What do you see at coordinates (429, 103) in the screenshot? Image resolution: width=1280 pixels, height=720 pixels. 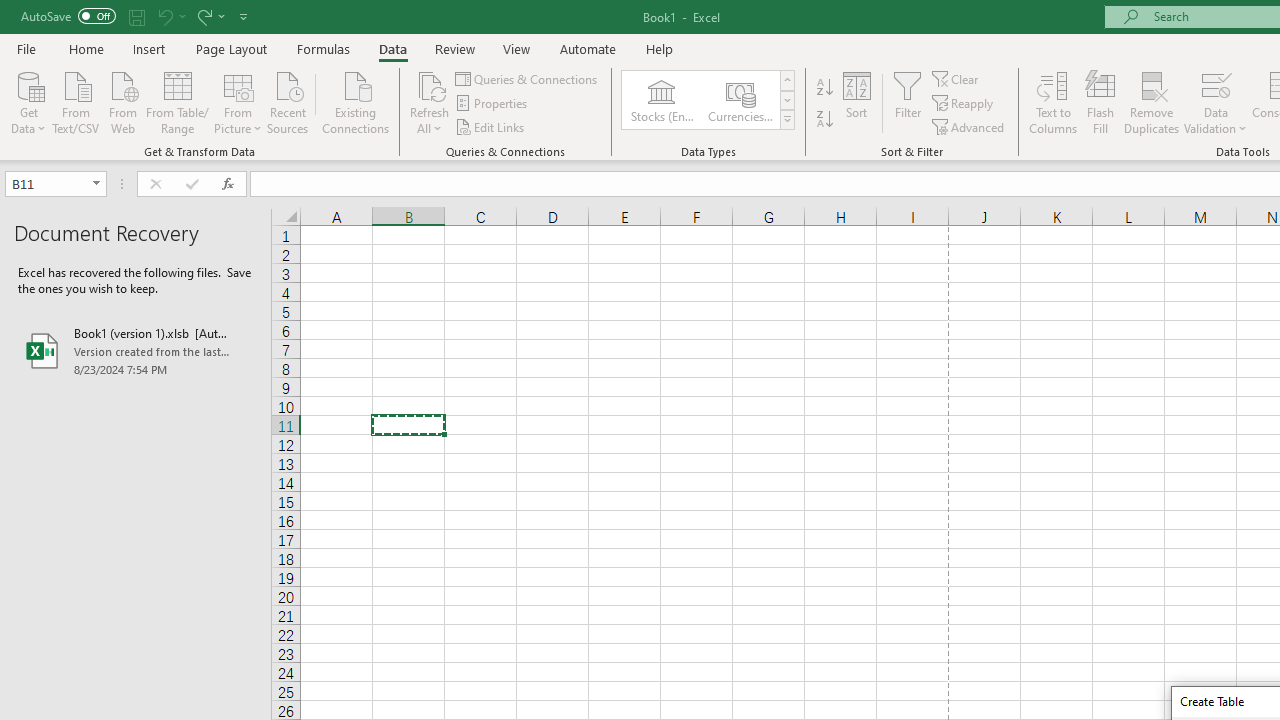 I see `'Refresh All'` at bounding box center [429, 103].